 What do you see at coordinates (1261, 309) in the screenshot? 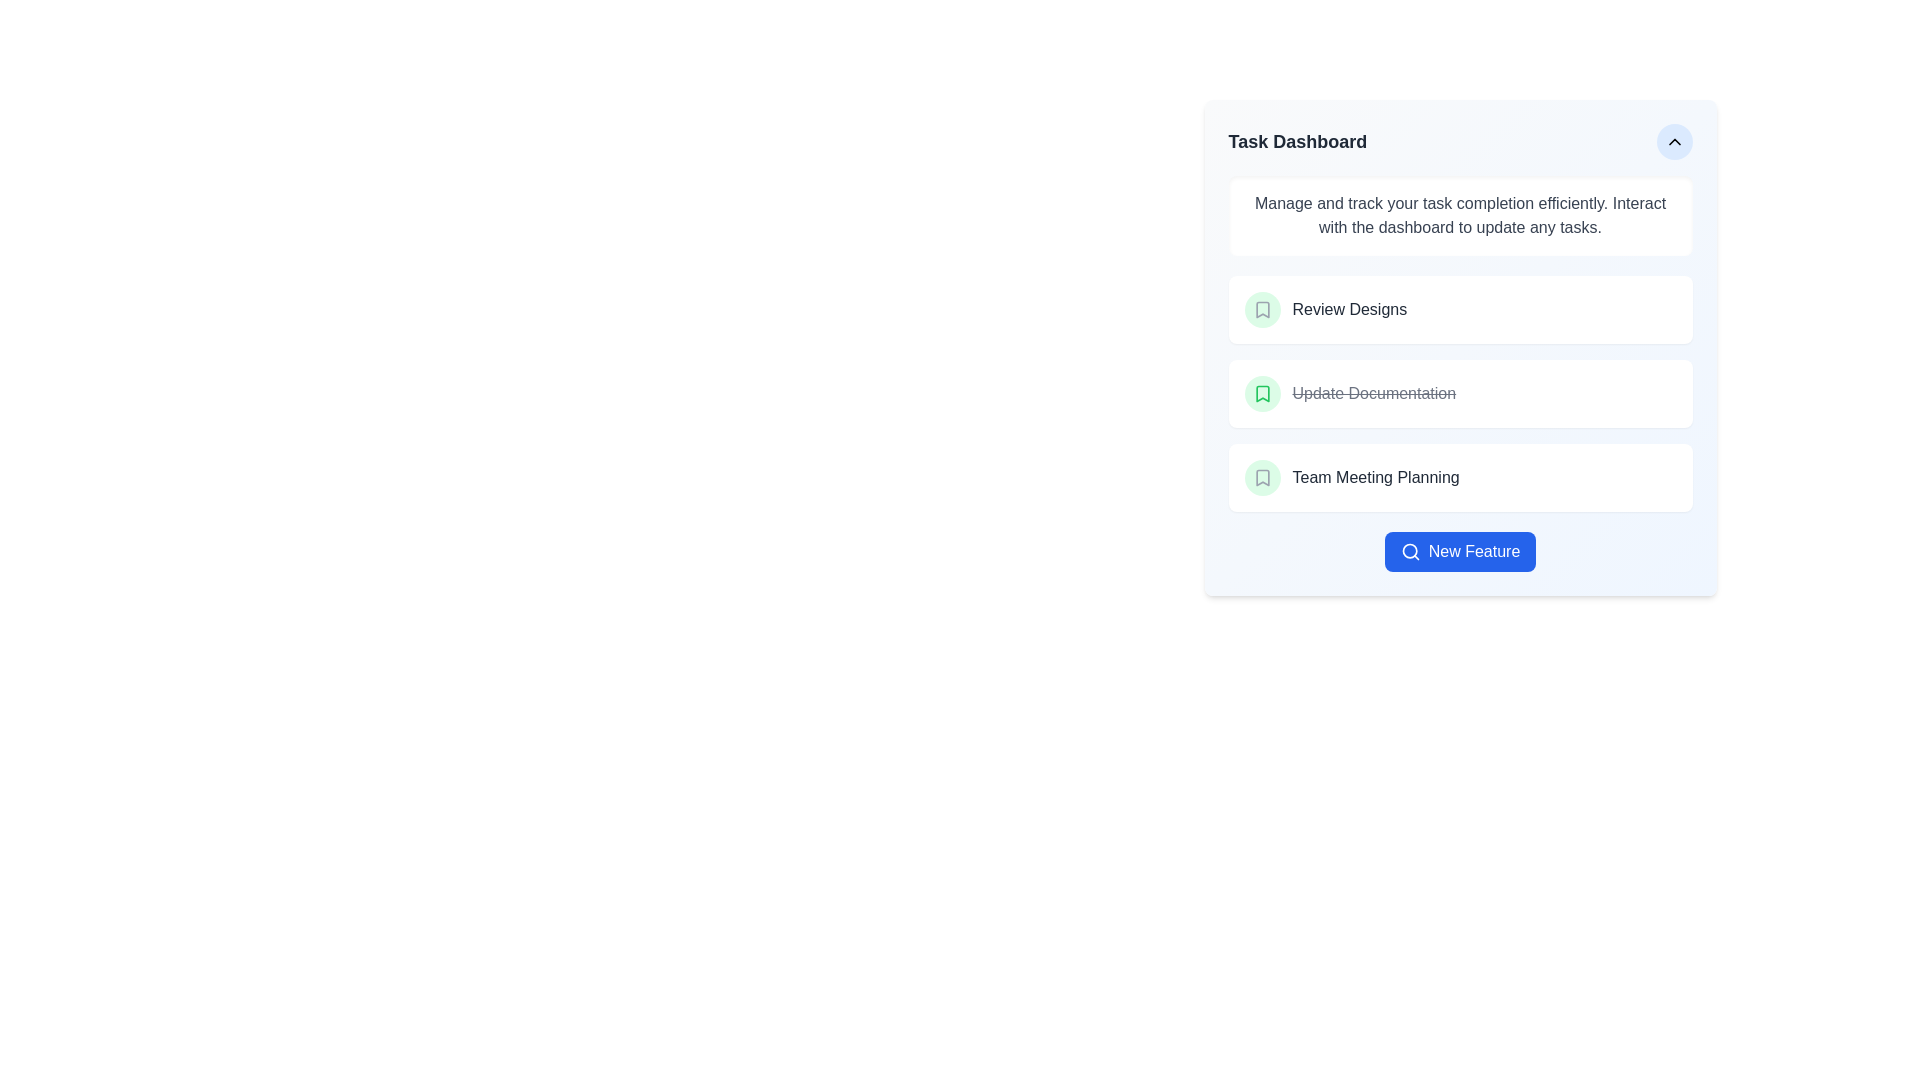
I see `the SVG-based bookmark icon within the 'Review Designs' button in the task list under 'Task Dashboard.' This icon is the first item in the list and serves an informative role` at bounding box center [1261, 309].